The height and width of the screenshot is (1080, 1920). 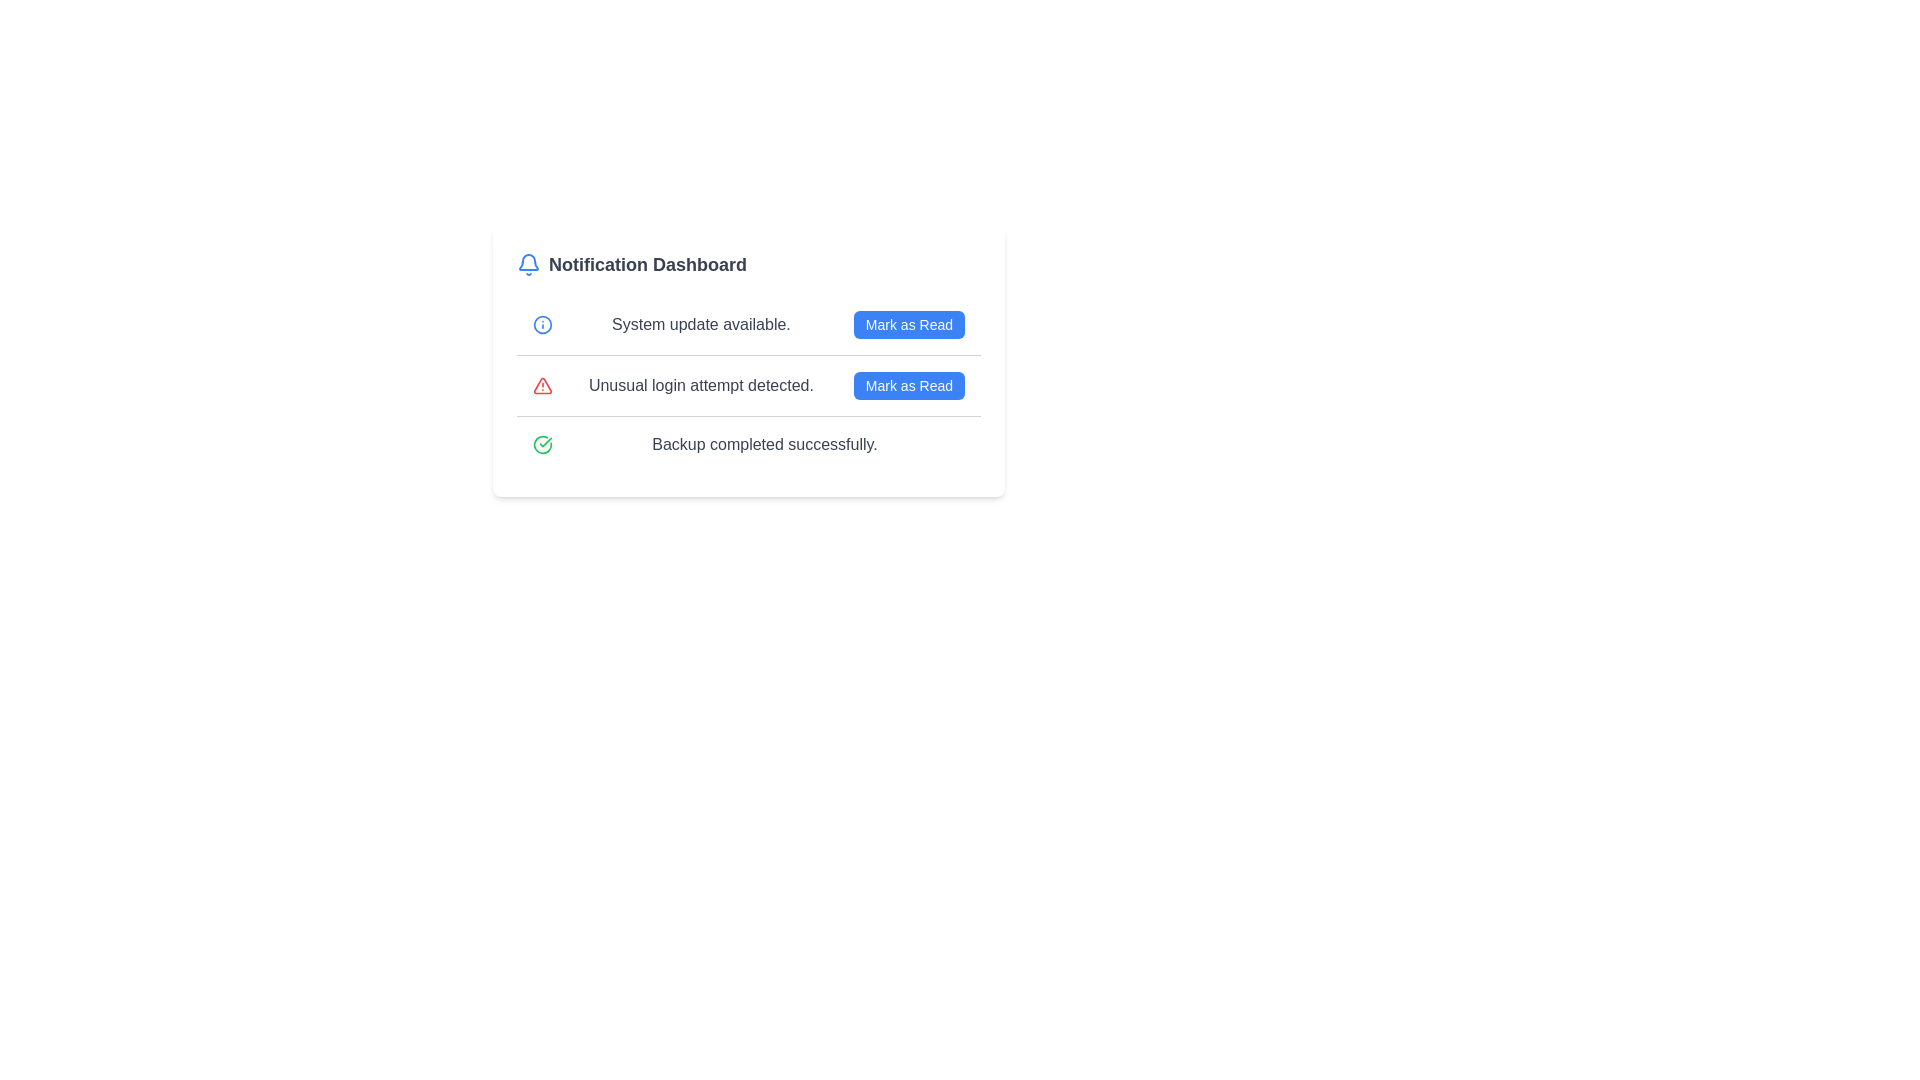 What do you see at coordinates (542, 323) in the screenshot?
I see `the circular blue-bordered icon with a white fill and information symbol, located to the left of the text 'System update available.'` at bounding box center [542, 323].